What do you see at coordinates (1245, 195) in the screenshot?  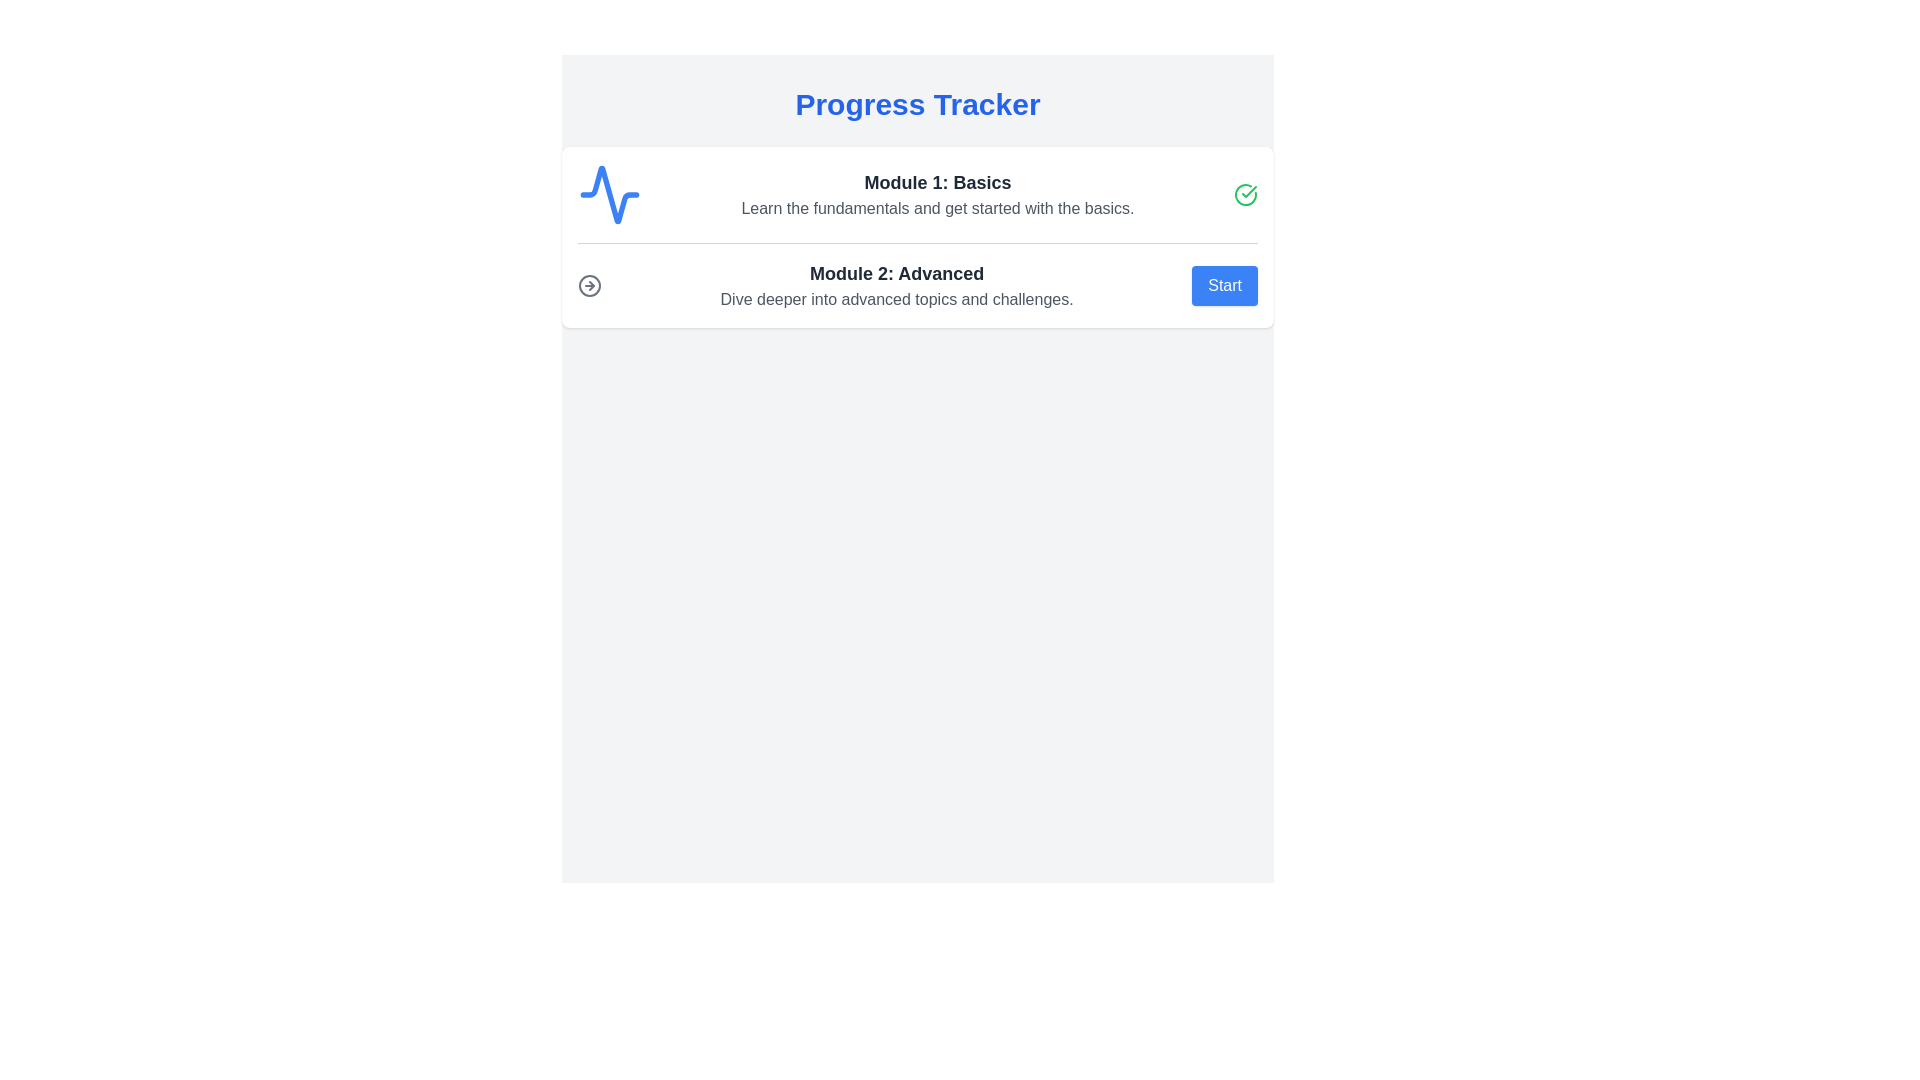 I see `the completion indicator icon located in the top-right corner of 'Module 1: Basics'` at bounding box center [1245, 195].